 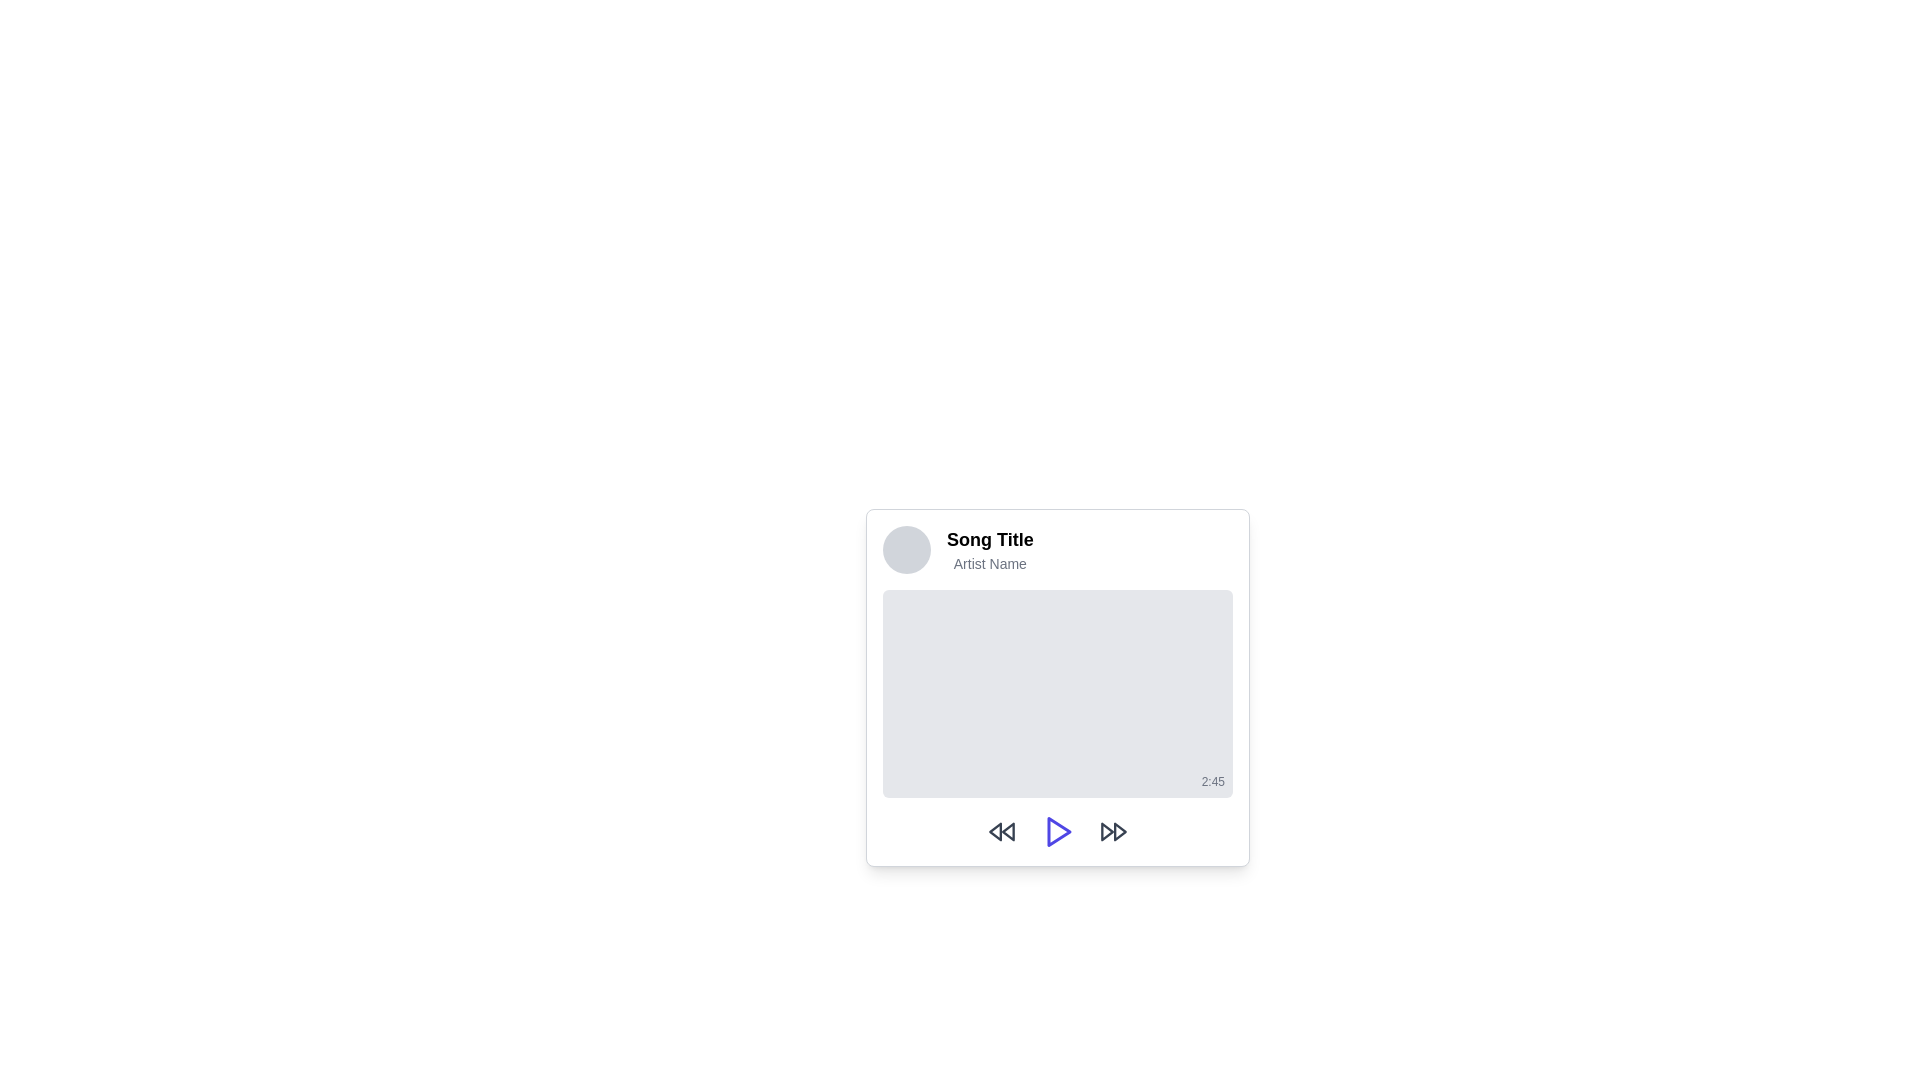 I want to click on the rewind icon button located to the left of the play button, so click(x=995, y=832).